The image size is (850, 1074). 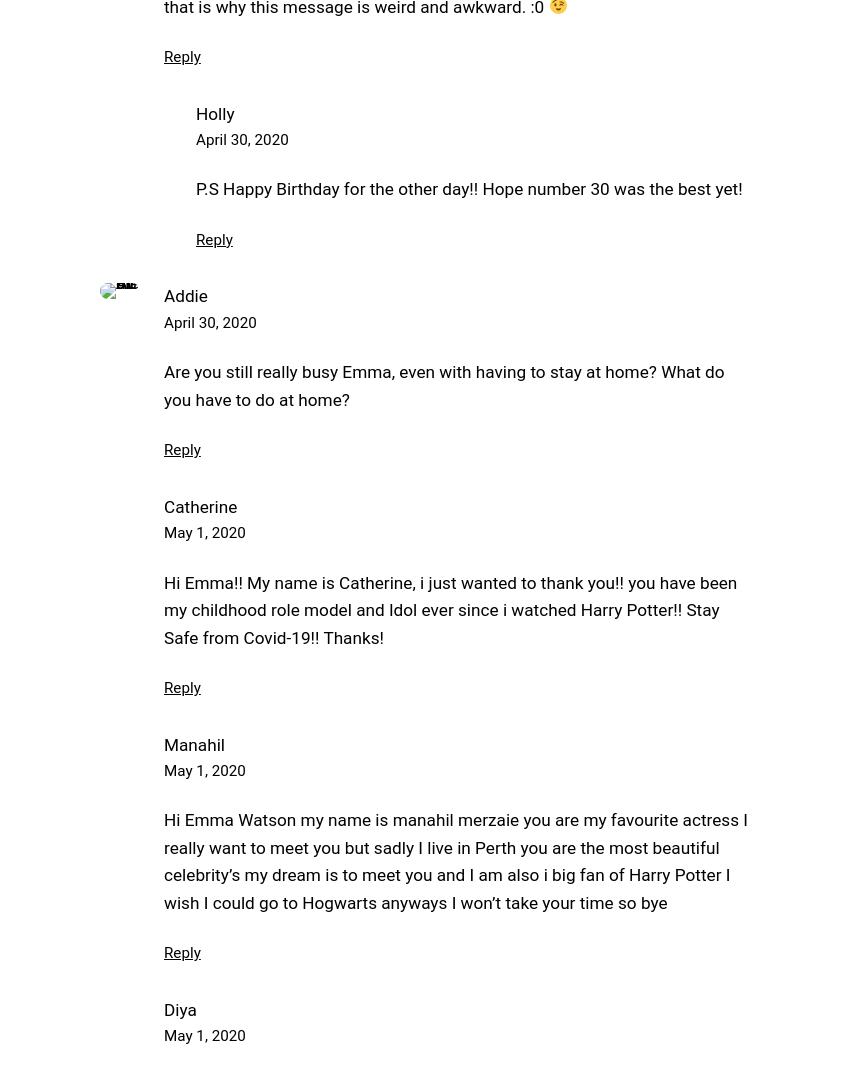 I want to click on 'Catherine', so click(x=199, y=505).